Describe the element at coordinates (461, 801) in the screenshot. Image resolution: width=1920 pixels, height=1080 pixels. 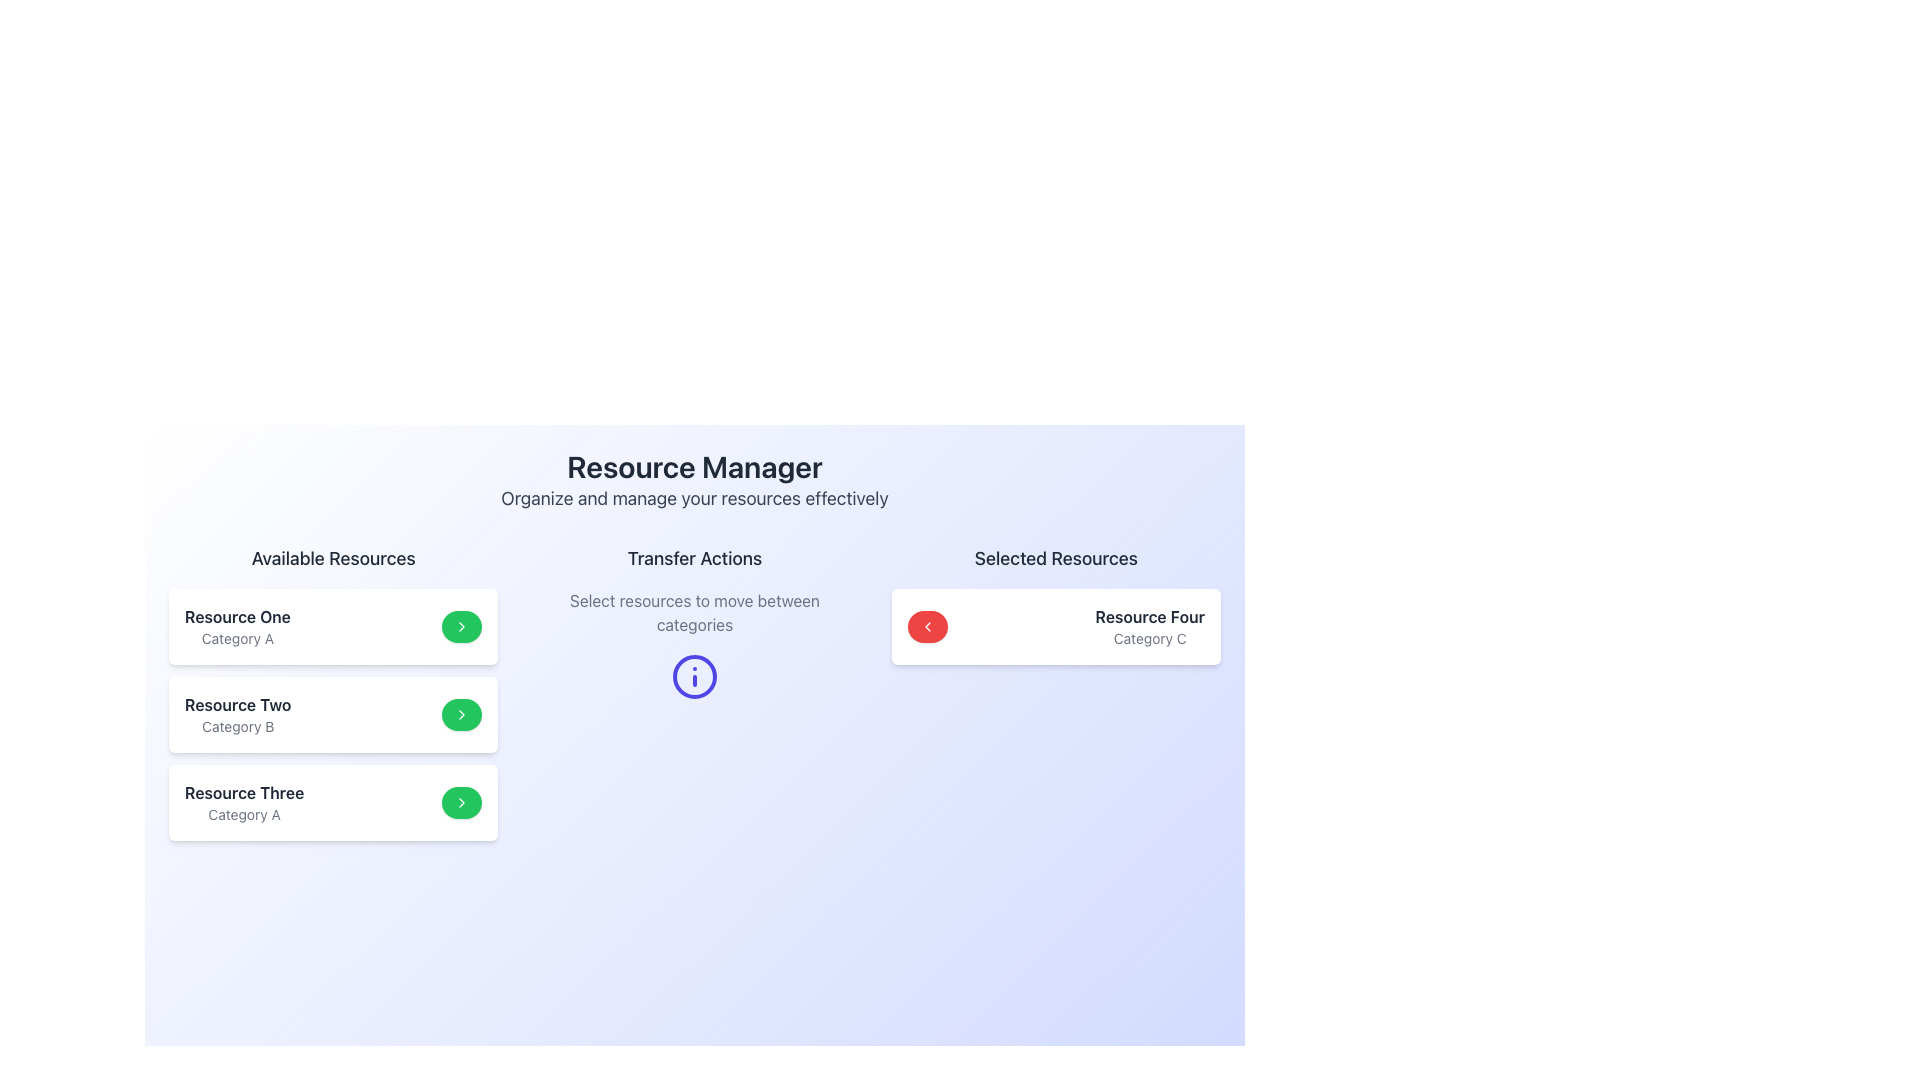
I see `the third button in the 'Available Resources' section, located at the bottom-right corner of the 'Resource Three, Category A' card` at that location.